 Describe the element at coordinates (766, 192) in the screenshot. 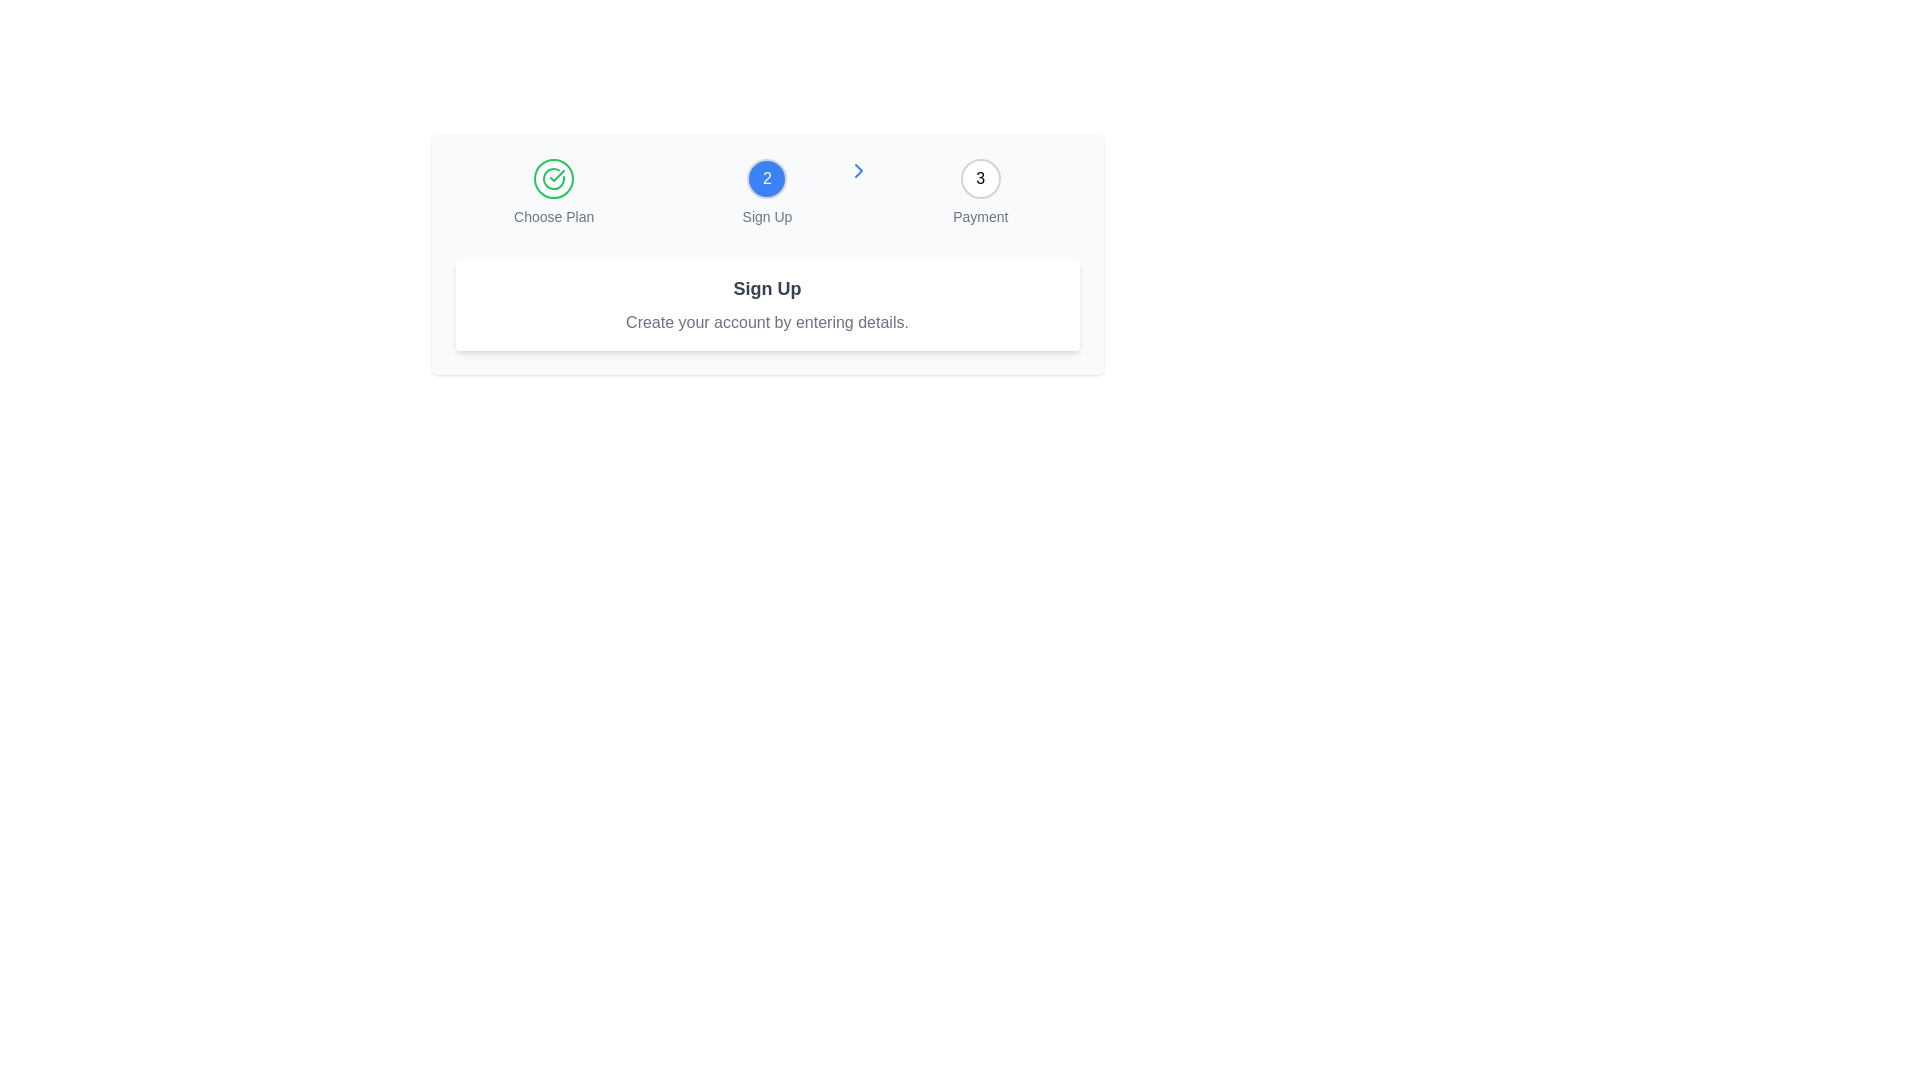

I see `the 'Sign Up' step of the Progress Indicator` at that location.